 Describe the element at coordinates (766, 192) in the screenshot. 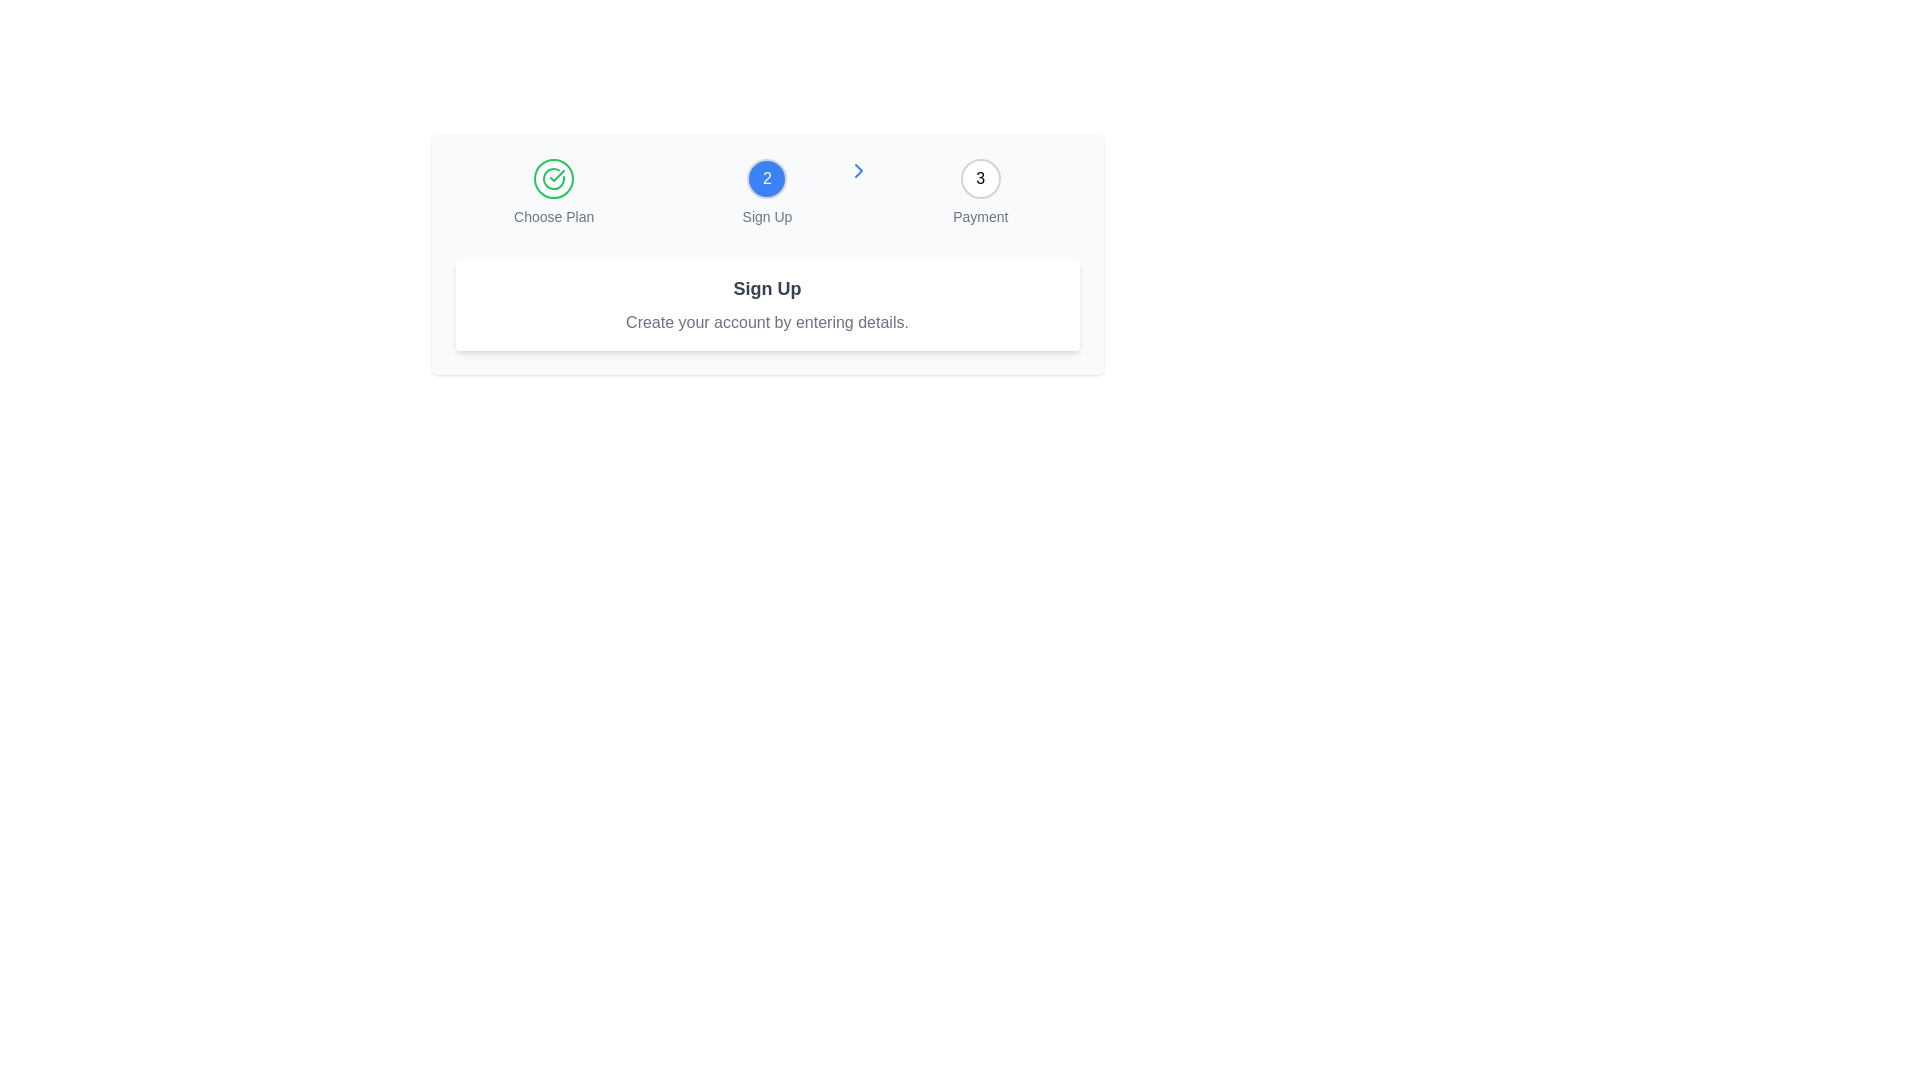

I see `the 'Sign Up' step of the Progress Indicator` at that location.